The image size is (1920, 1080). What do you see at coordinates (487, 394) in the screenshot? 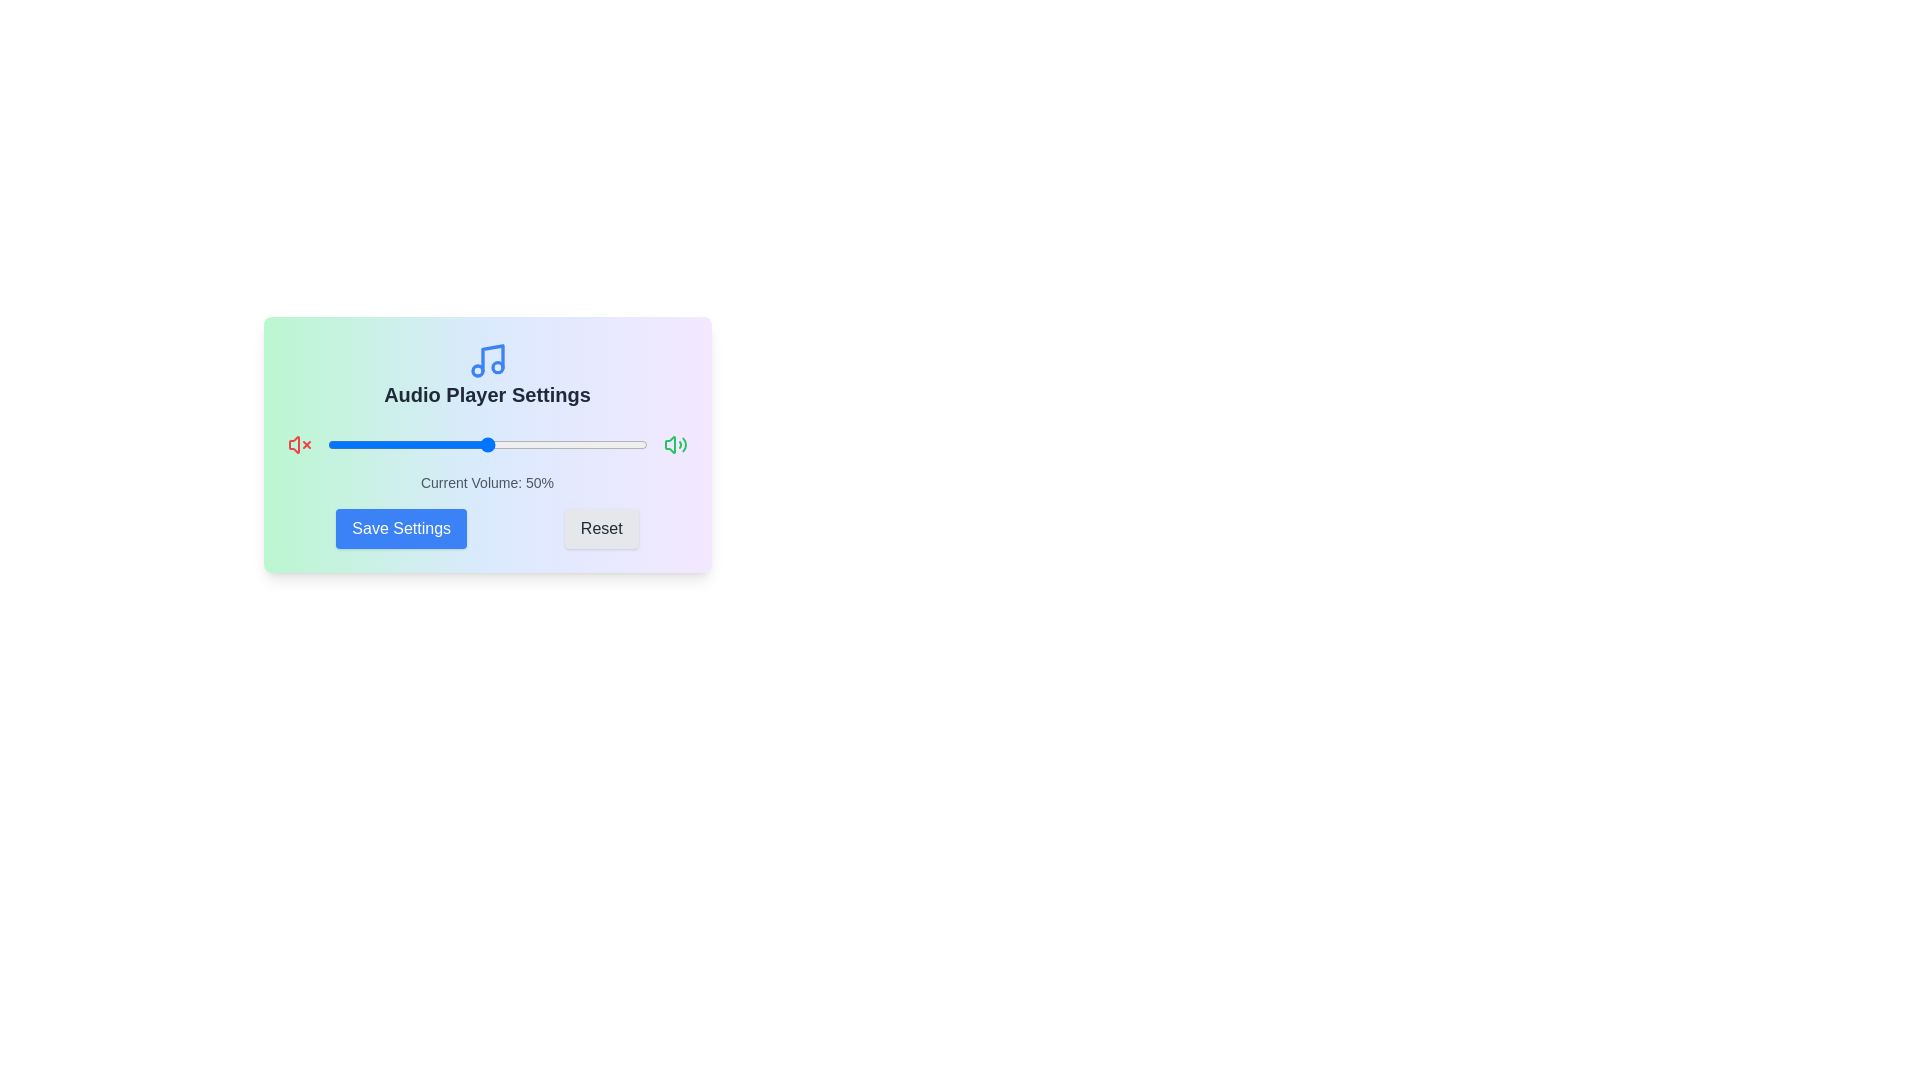
I see `the 'Audio Player Settings' heading, which is positioned below a music icon in the upper section of the settings card` at bounding box center [487, 394].